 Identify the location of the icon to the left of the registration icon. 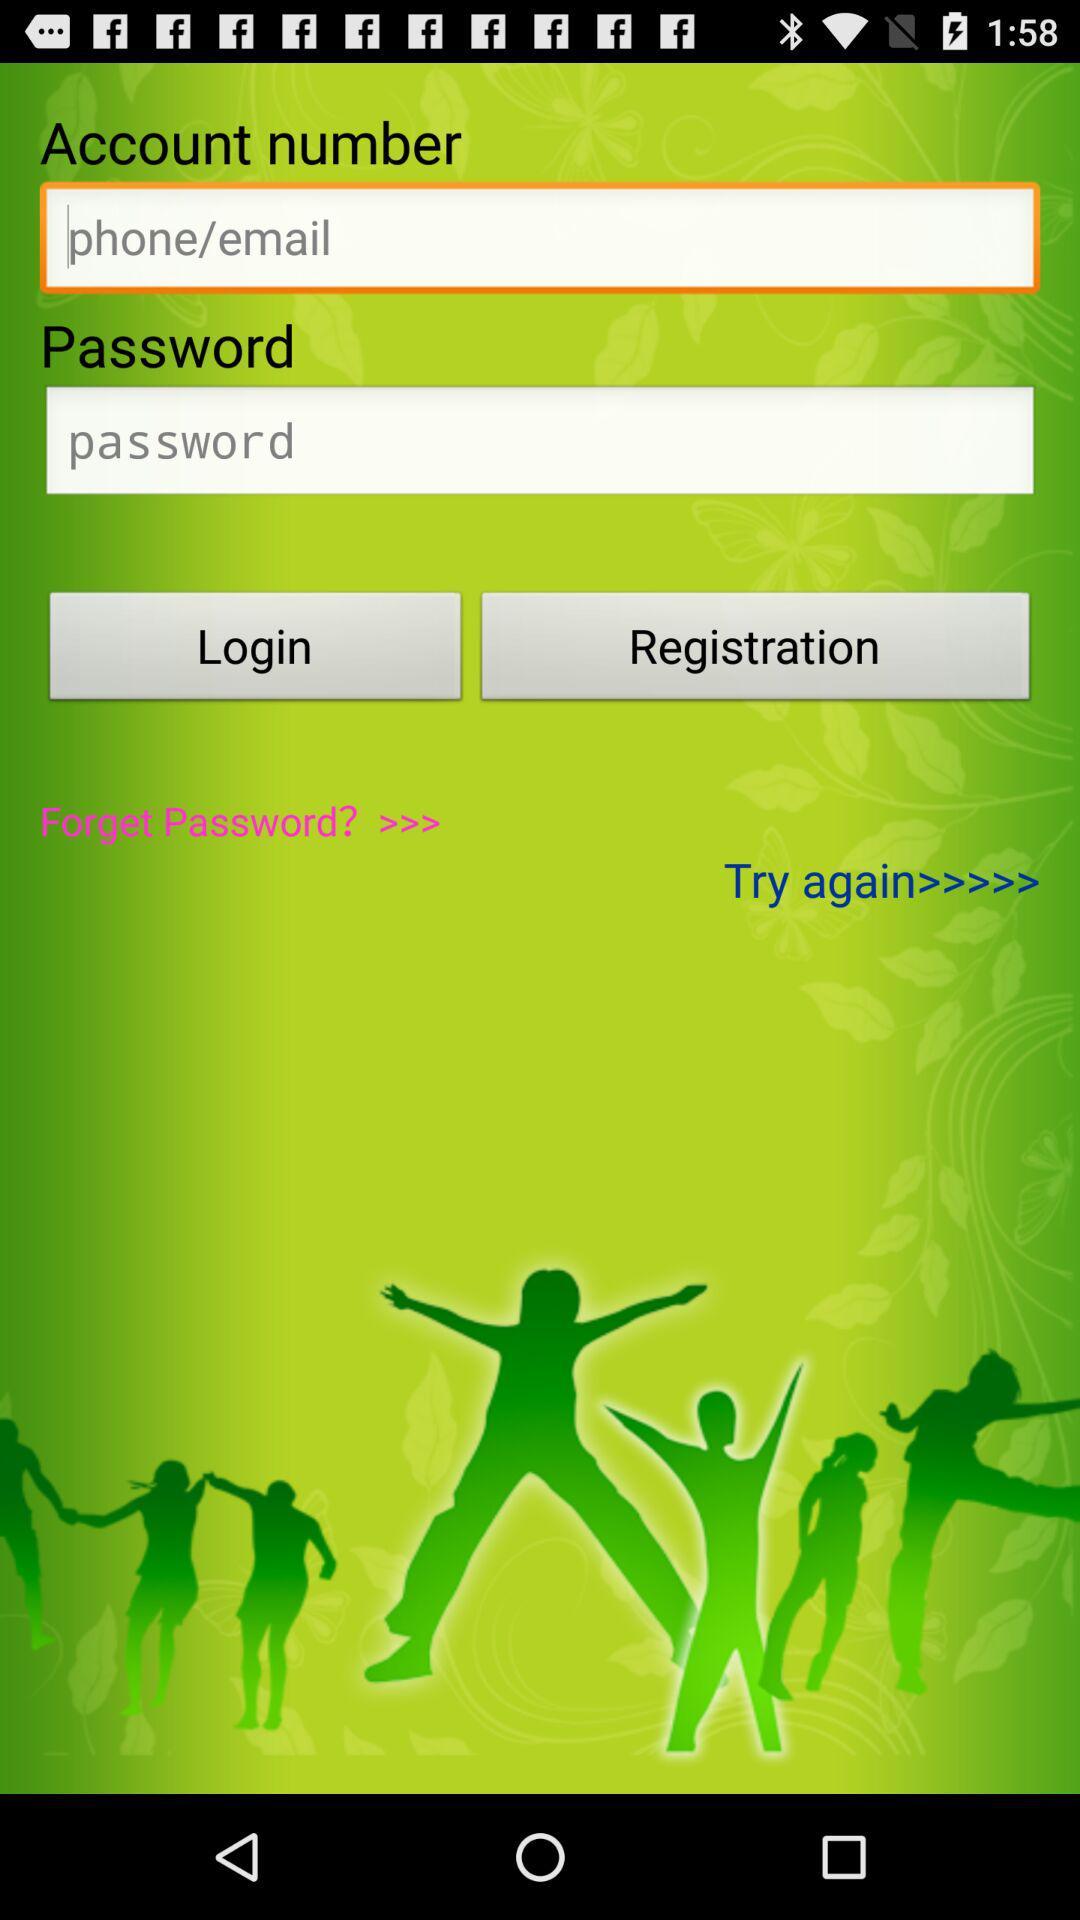
(254, 651).